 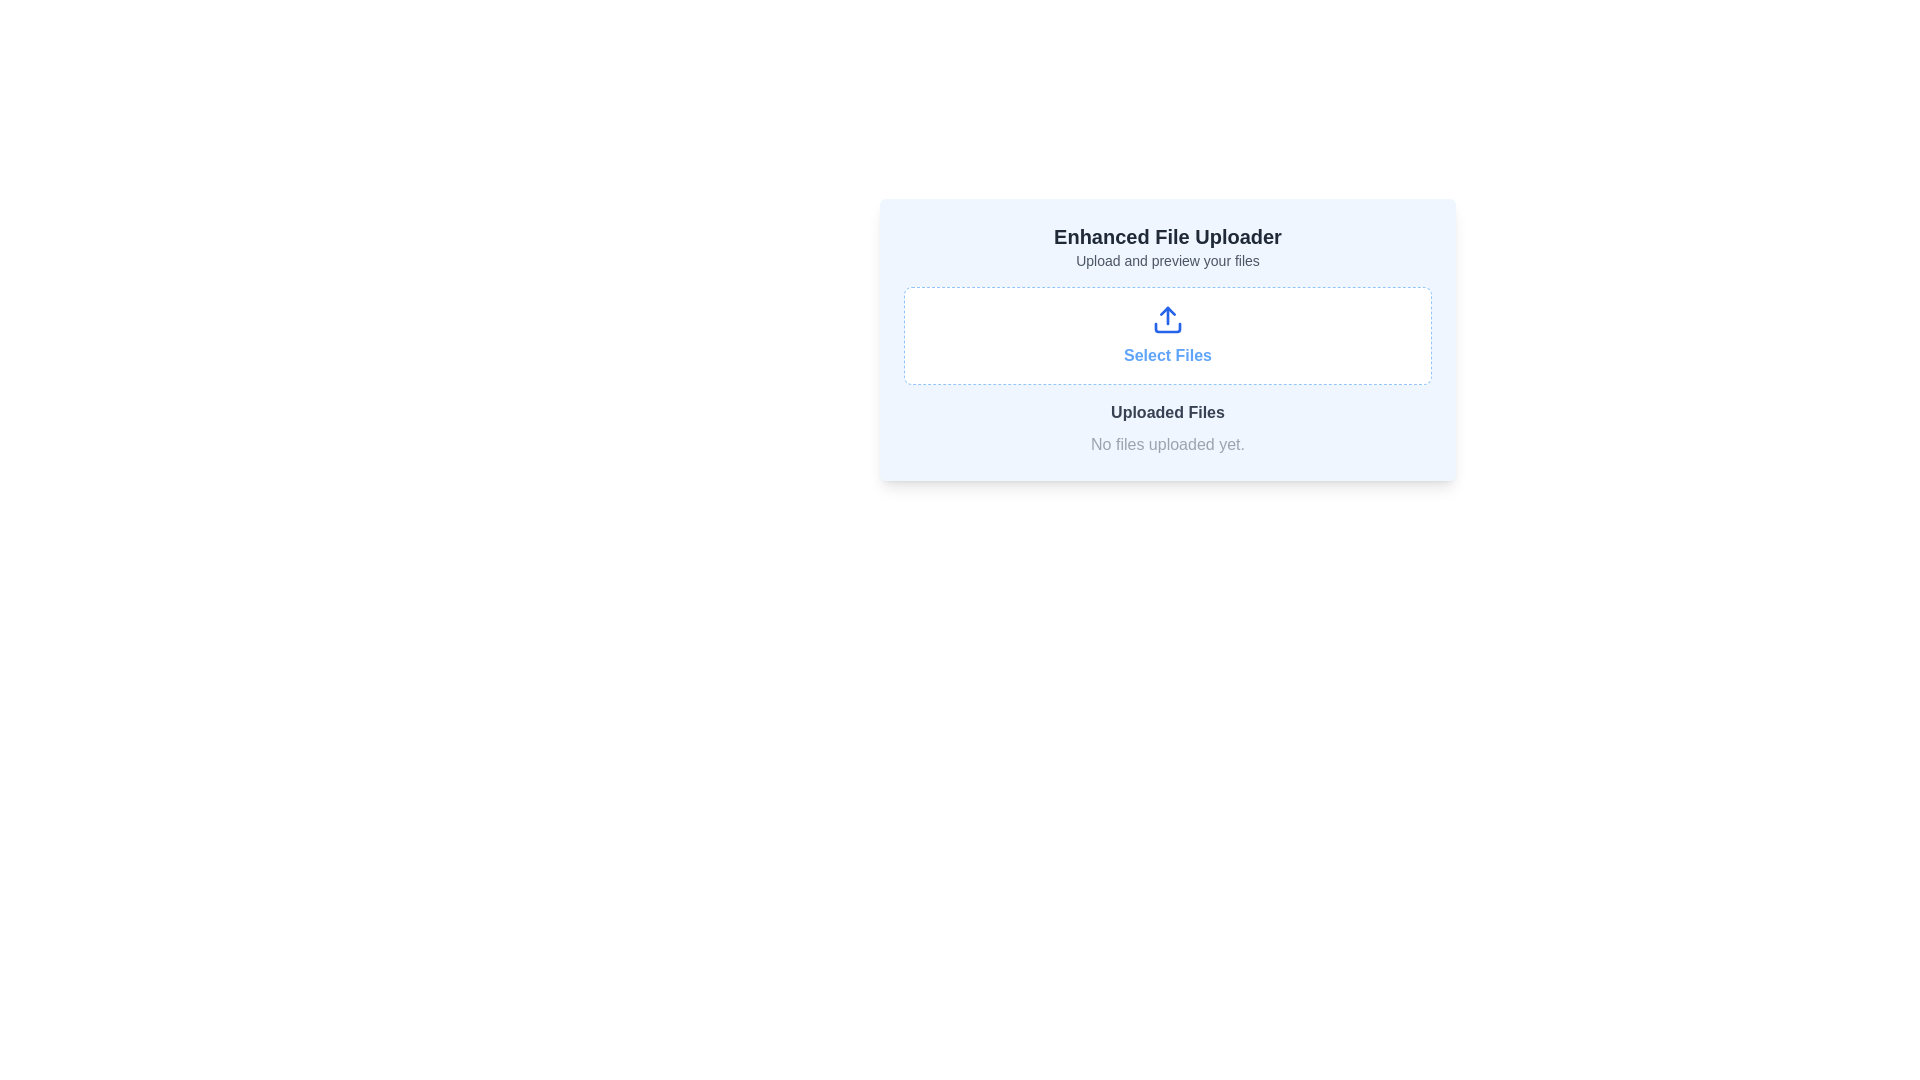 I want to click on the text label stating 'Upload and preview your files', which is styled in a small gray font and positioned below the title 'Enhanced File Uploader', so click(x=1167, y=260).